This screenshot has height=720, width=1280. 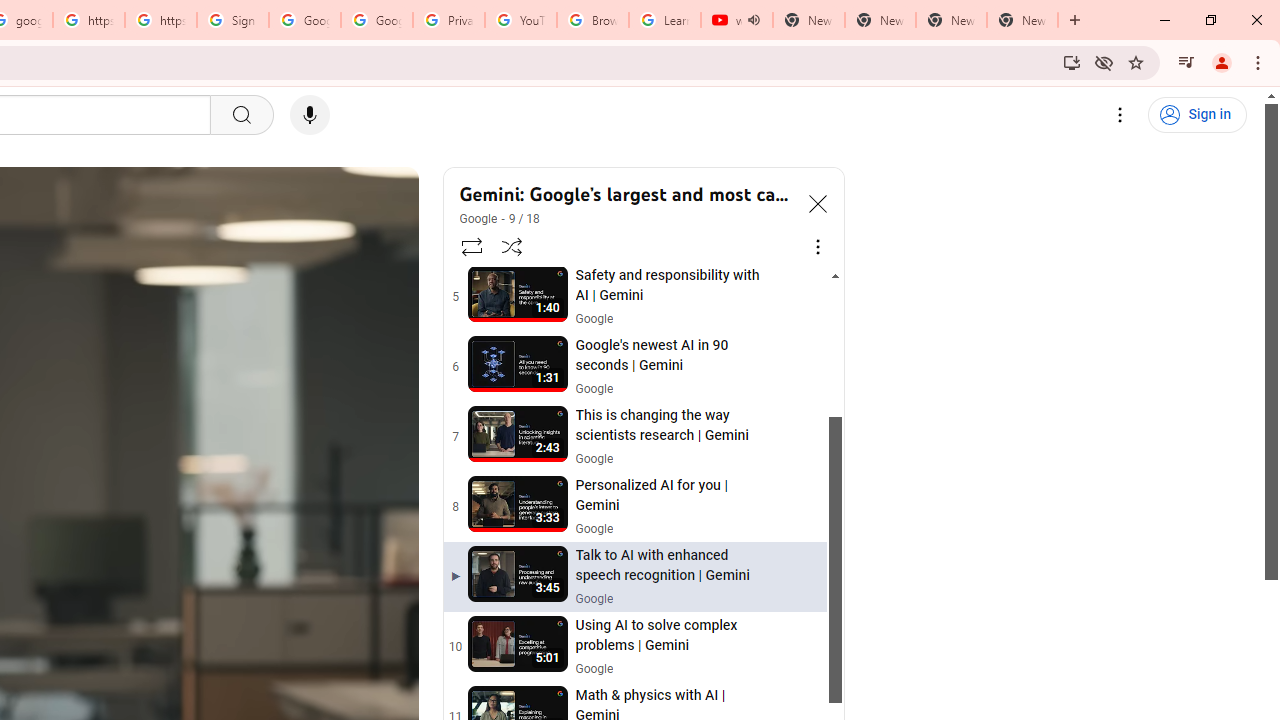 What do you see at coordinates (161, 20) in the screenshot?
I see `'https://scholar.google.com/'` at bounding box center [161, 20].